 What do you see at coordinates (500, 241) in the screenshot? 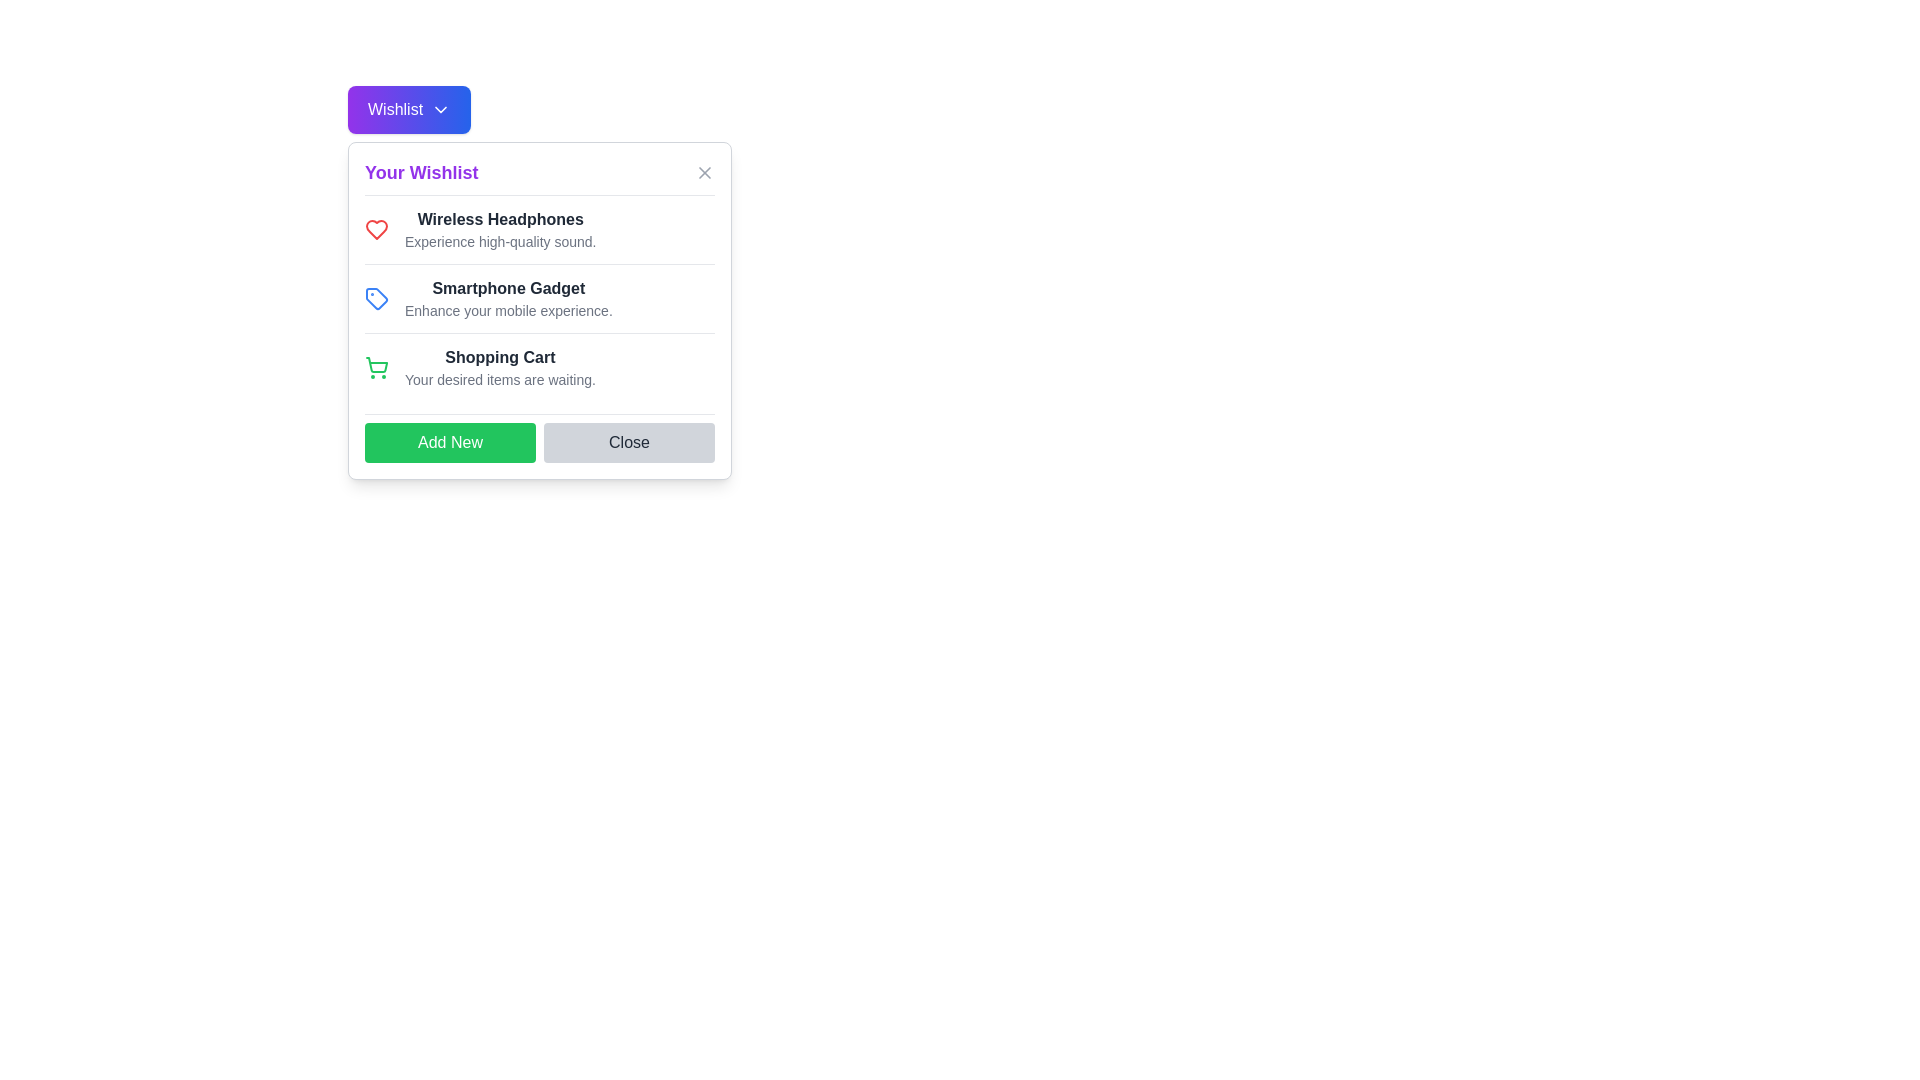
I see `the static text label that provides additional details about 'Wireless Headphones' located beneath the bold title within the 'Your Wishlist' dropdown interface` at bounding box center [500, 241].